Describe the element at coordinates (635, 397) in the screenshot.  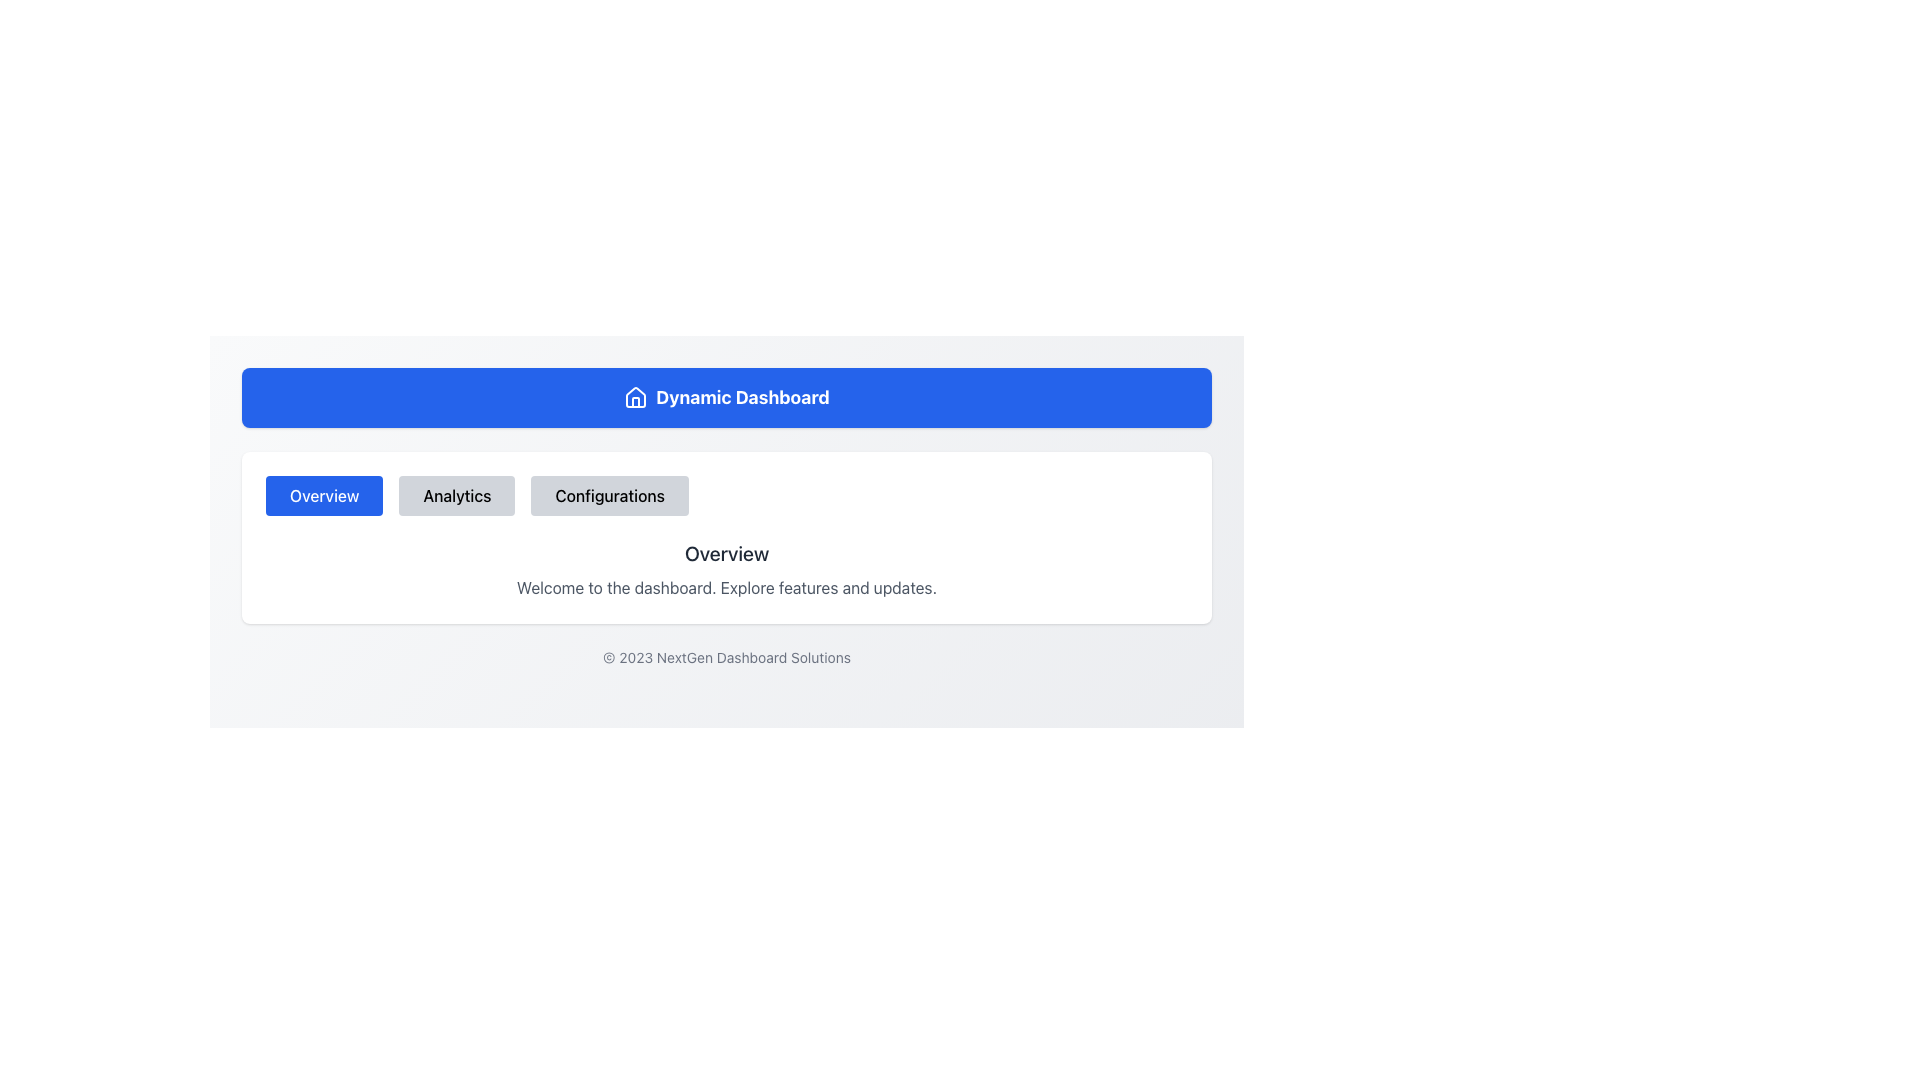
I see `the triangular roof portion of the house-shaped icon located inside the blue bar at the top of the interface, near the text 'Dynamic Dashboard'` at that location.